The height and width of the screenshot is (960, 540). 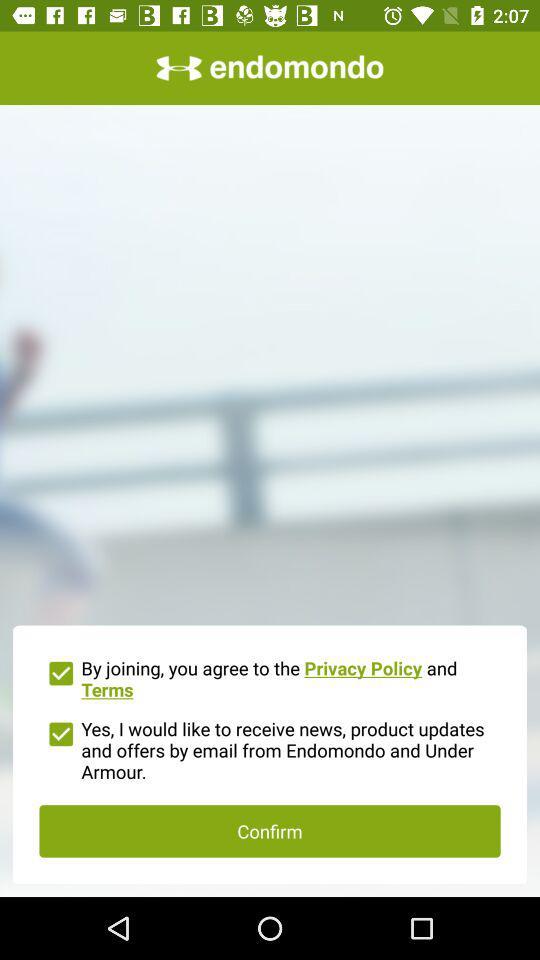 I want to click on the icon below by joining you item, so click(x=270, y=747).